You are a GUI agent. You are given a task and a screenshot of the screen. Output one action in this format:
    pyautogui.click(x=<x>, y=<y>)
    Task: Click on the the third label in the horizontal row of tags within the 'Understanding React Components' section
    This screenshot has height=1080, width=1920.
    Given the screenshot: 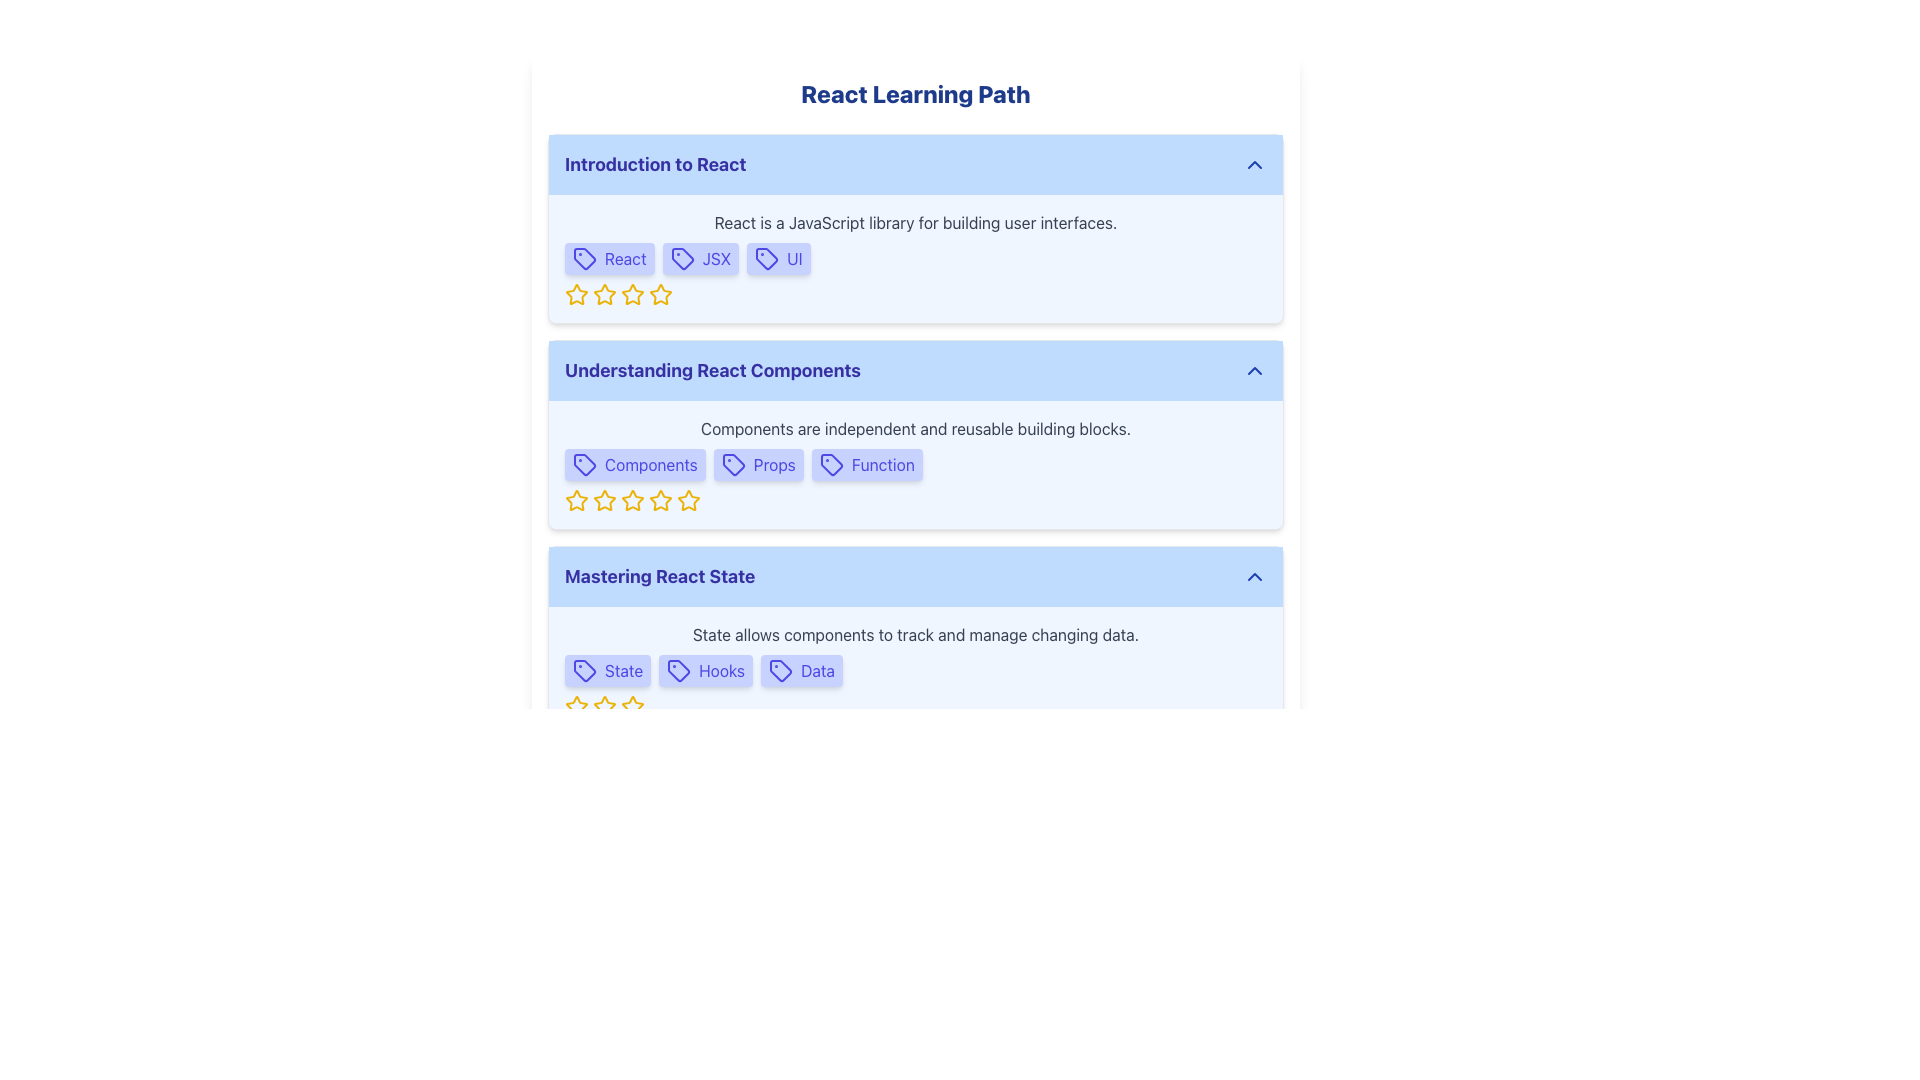 What is the action you would take?
    pyautogui.click(x=867, y=465)
    